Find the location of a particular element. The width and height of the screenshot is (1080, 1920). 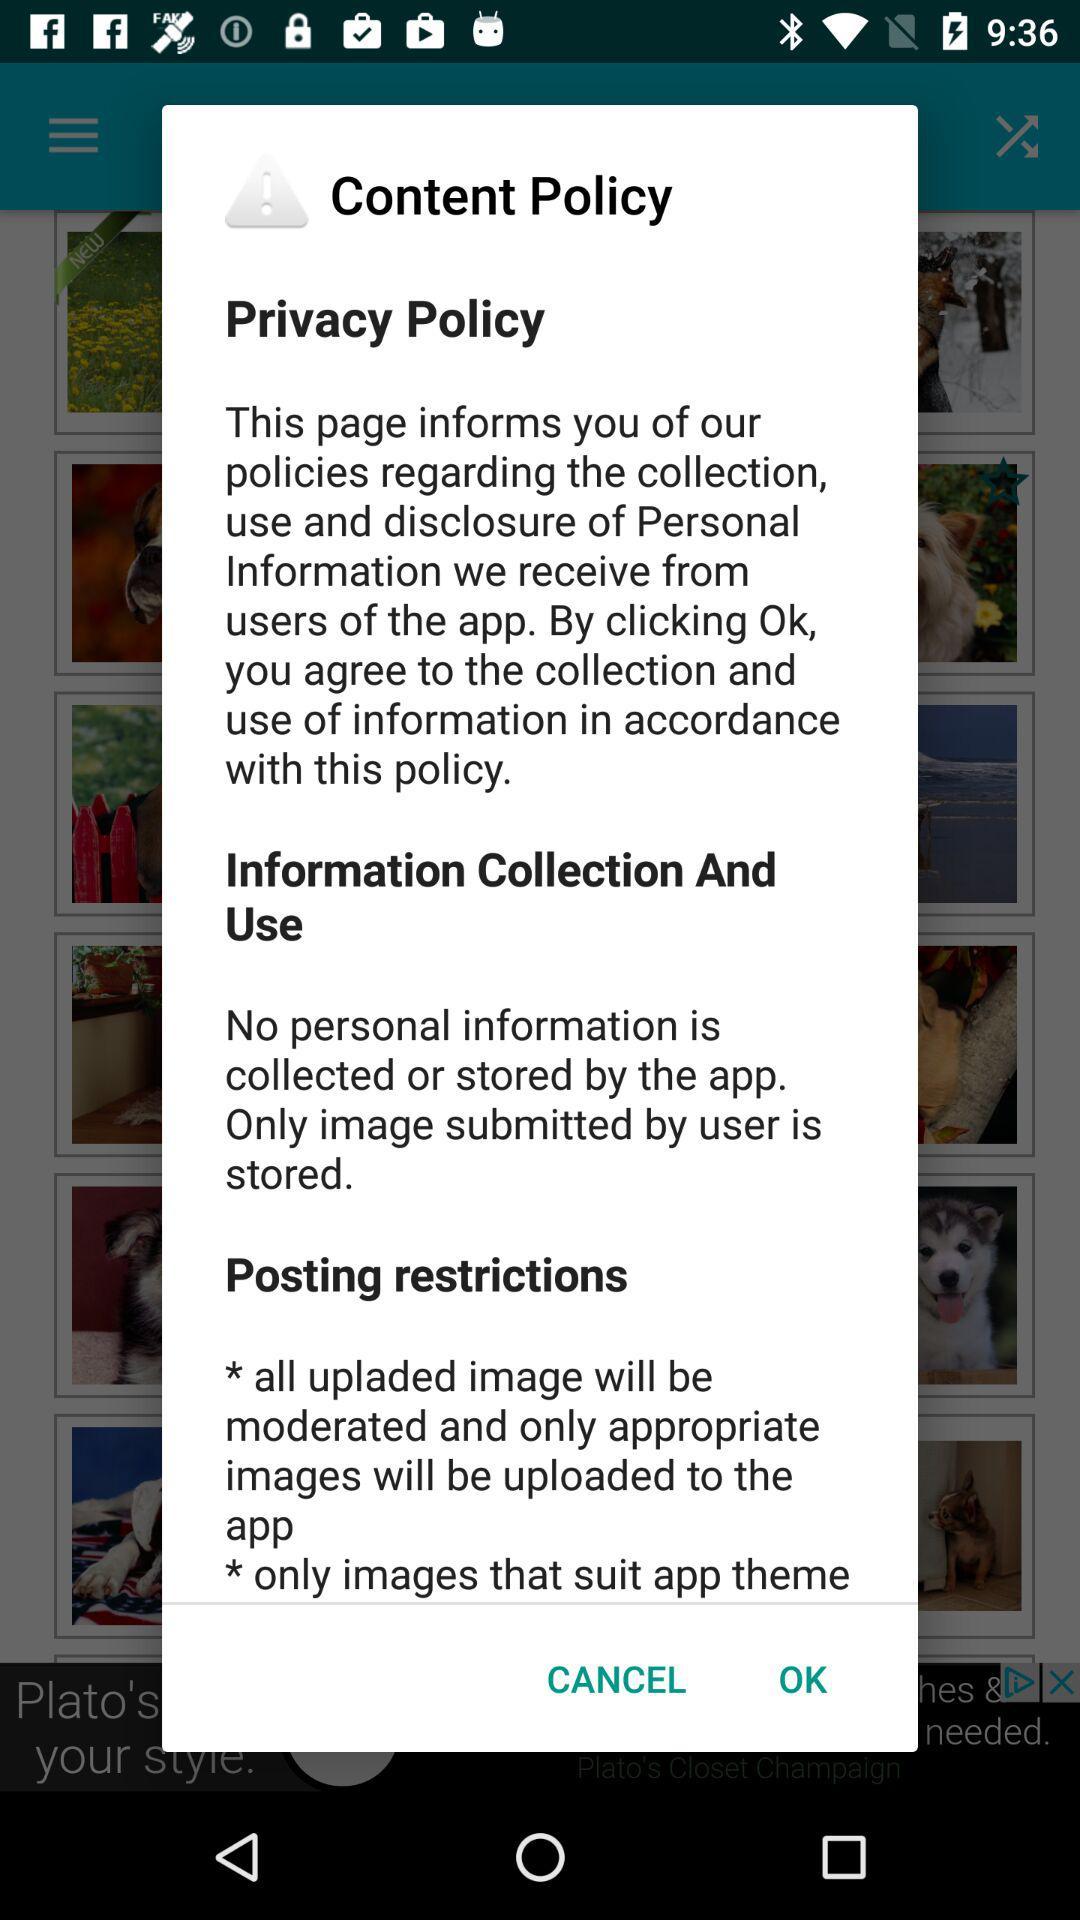

icon to the left of the ok item is located at coordinates (615, 1678).